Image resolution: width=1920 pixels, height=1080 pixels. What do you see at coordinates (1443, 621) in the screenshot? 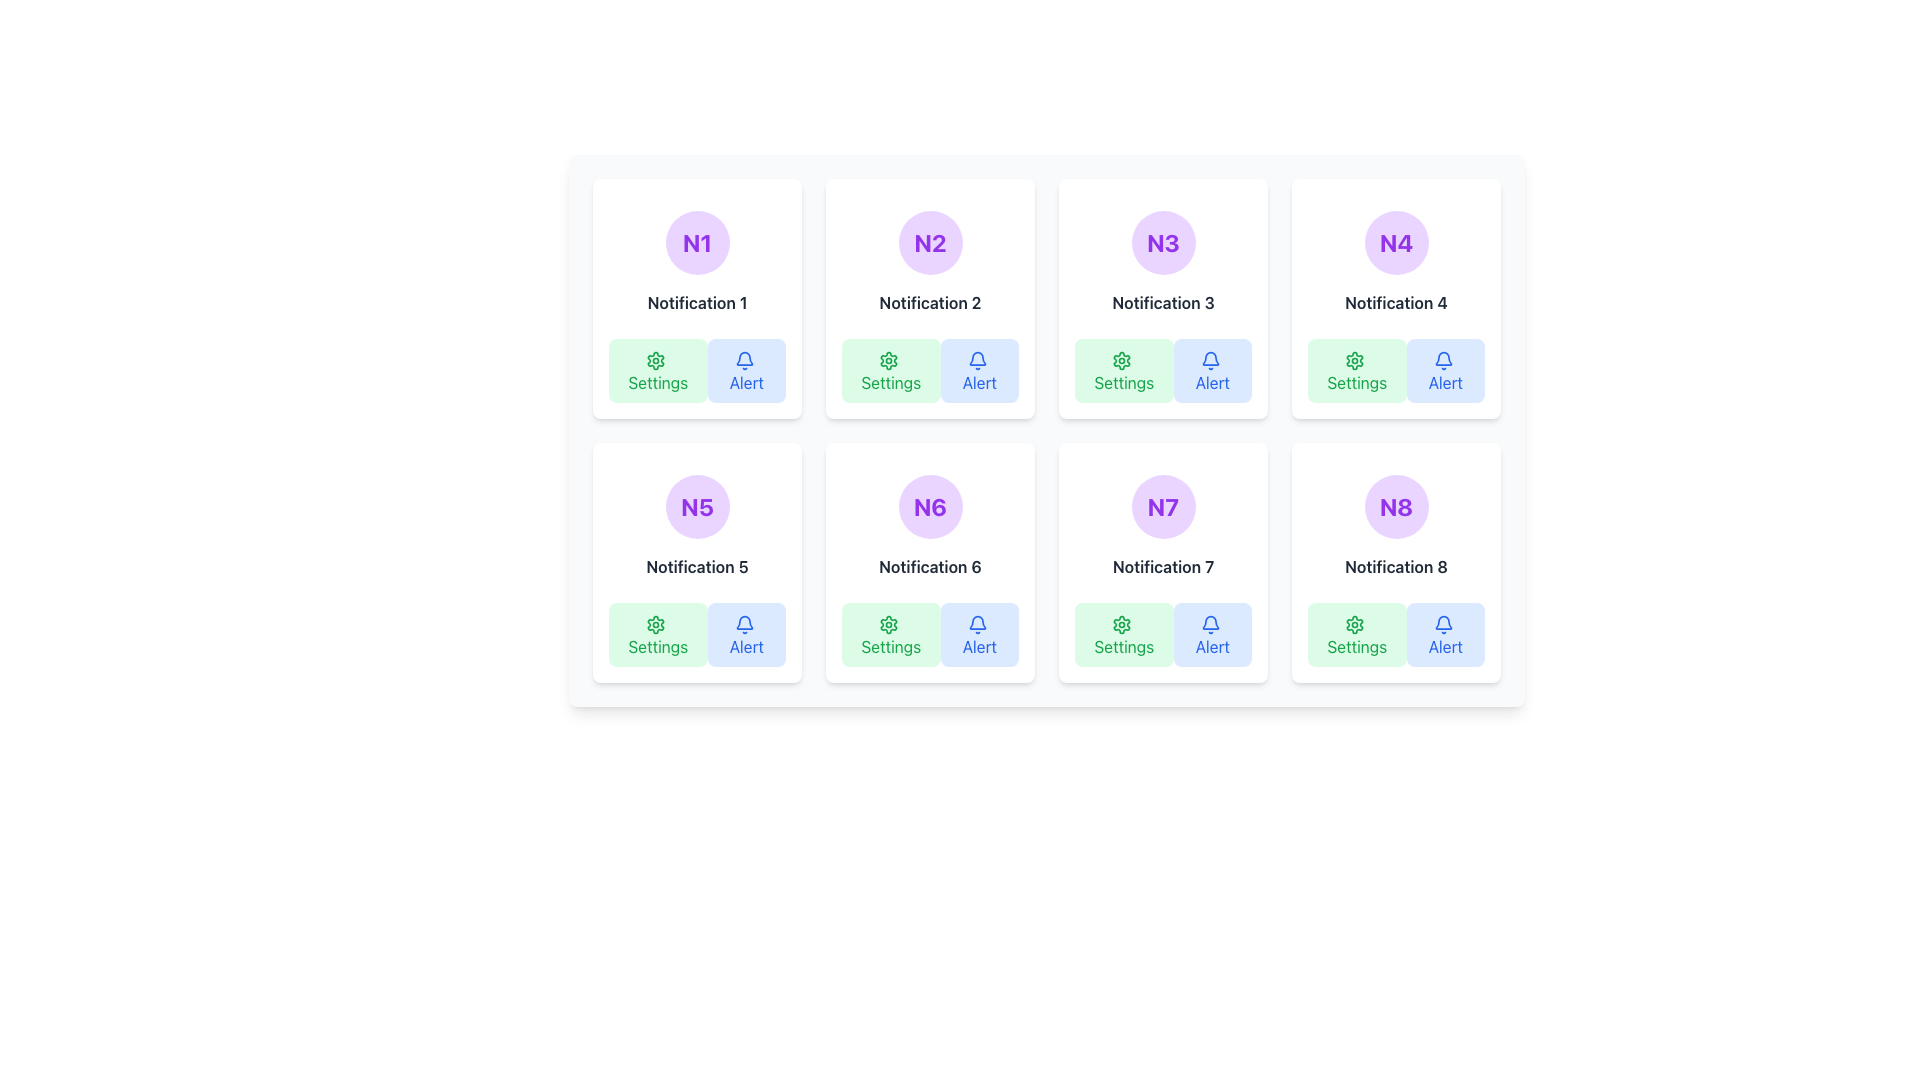
I see `the bell-shaped notification icon located at the center of the 'Alert' button on the last card (N8) in the bottom-right of the interface` at bounding box center [1443, 621].